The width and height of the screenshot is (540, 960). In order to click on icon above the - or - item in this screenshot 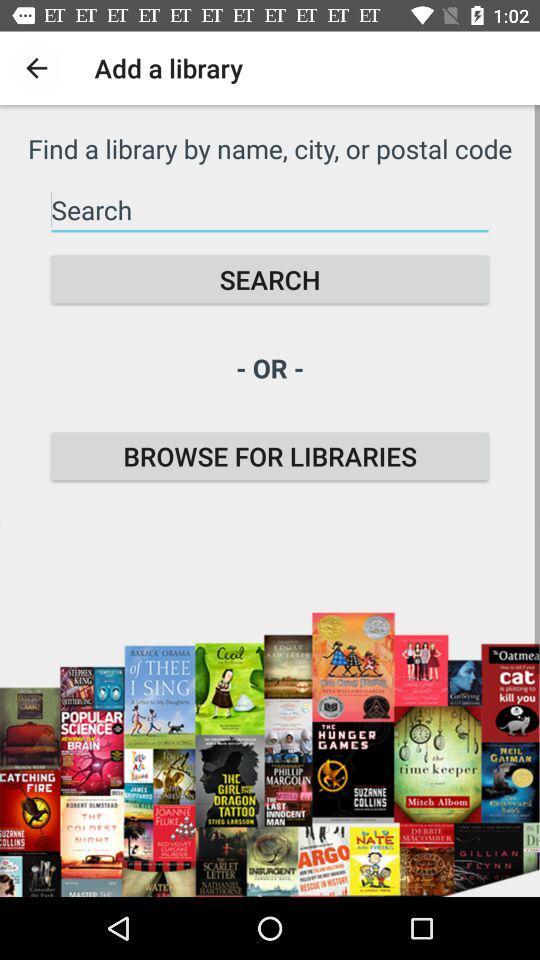, I will do `click(270, 278)`.